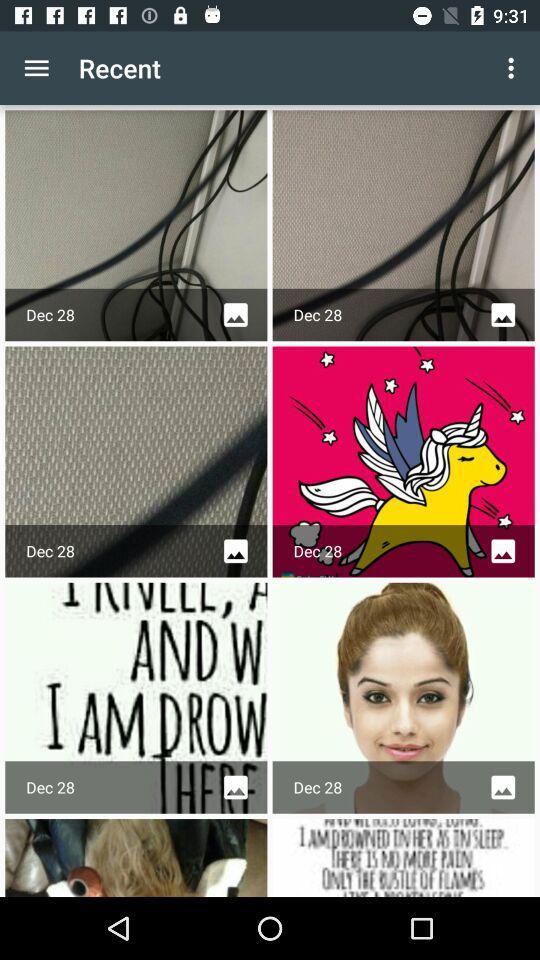  What do you see at coordinates (135, 856) in the screenshot?
I see `the image which is at the extreme bottom  left hand side` at bounding box center [135, 856].